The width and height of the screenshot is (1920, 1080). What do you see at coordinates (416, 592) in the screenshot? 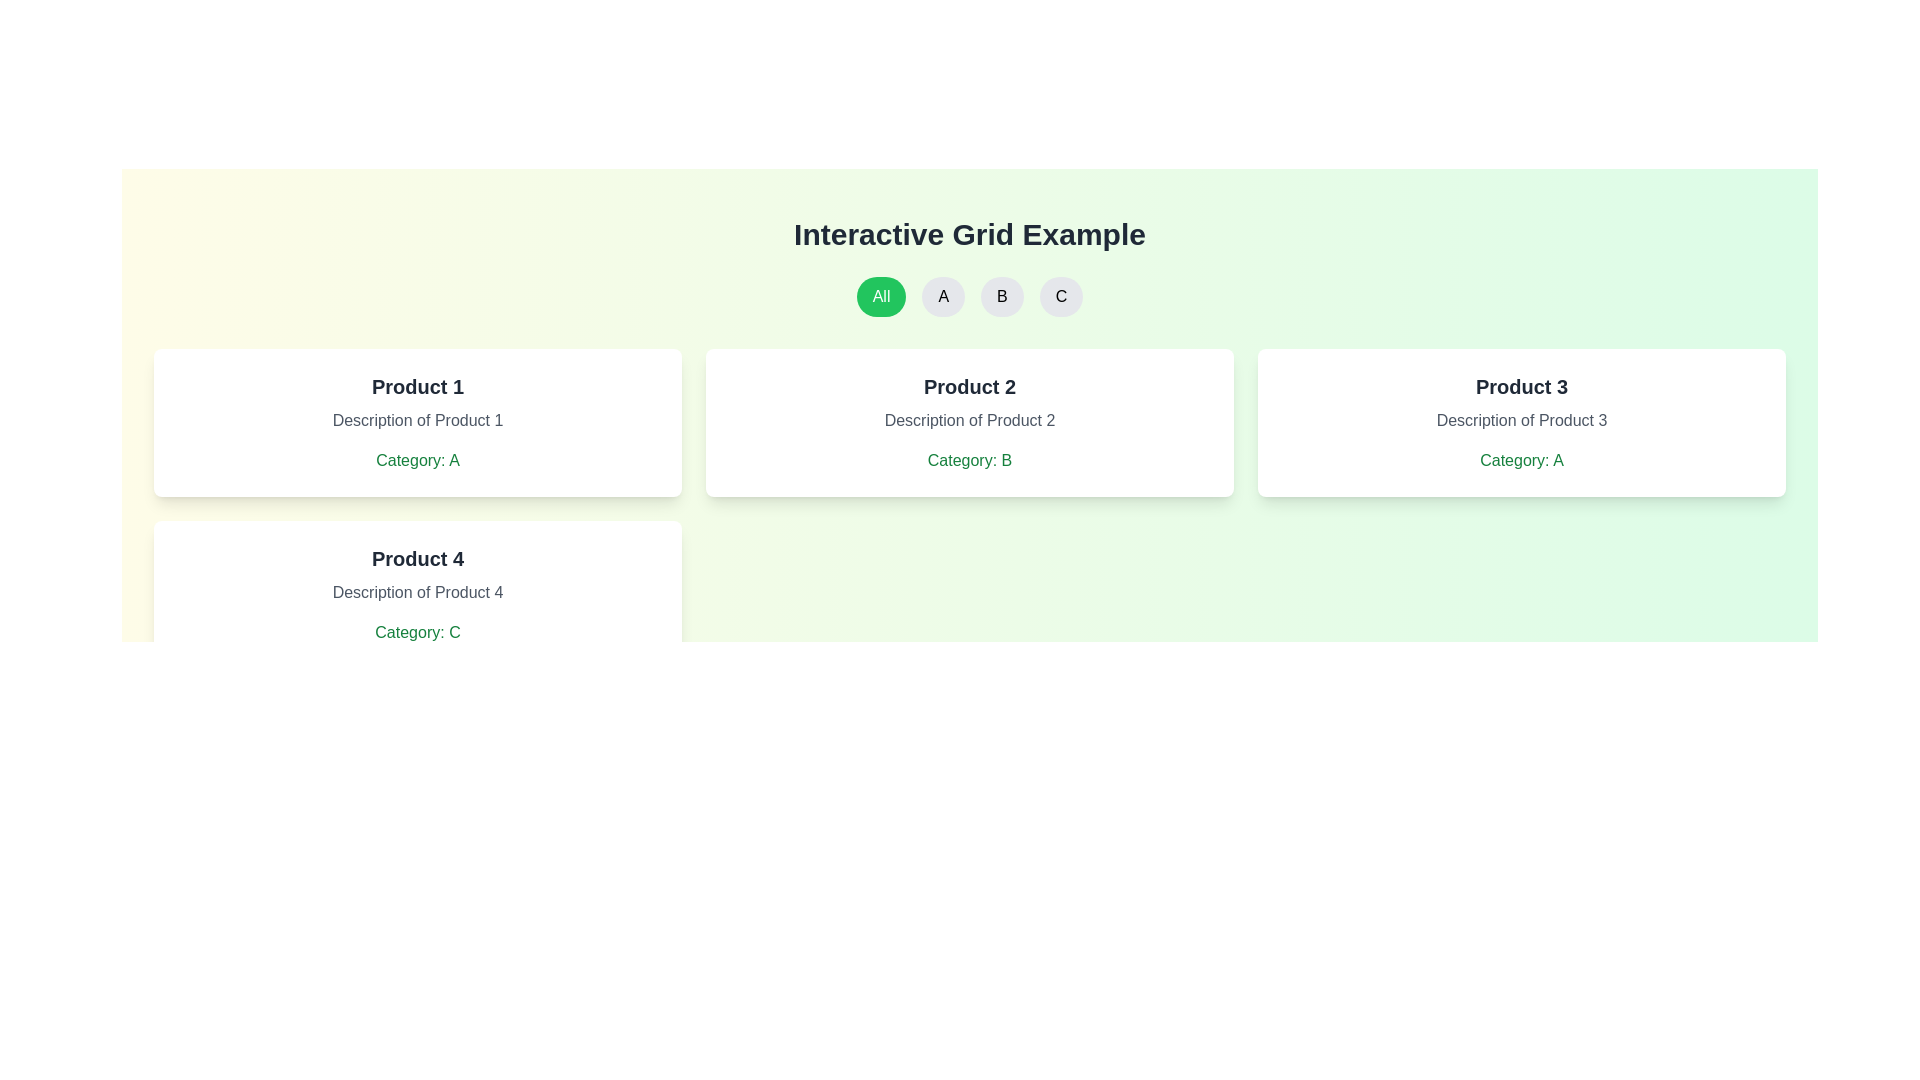
I see `the text label that says 'Description of Product 4', which is styled in a subdued gray color and located below the title 'Product 4'` at bounding box center [416, 592].